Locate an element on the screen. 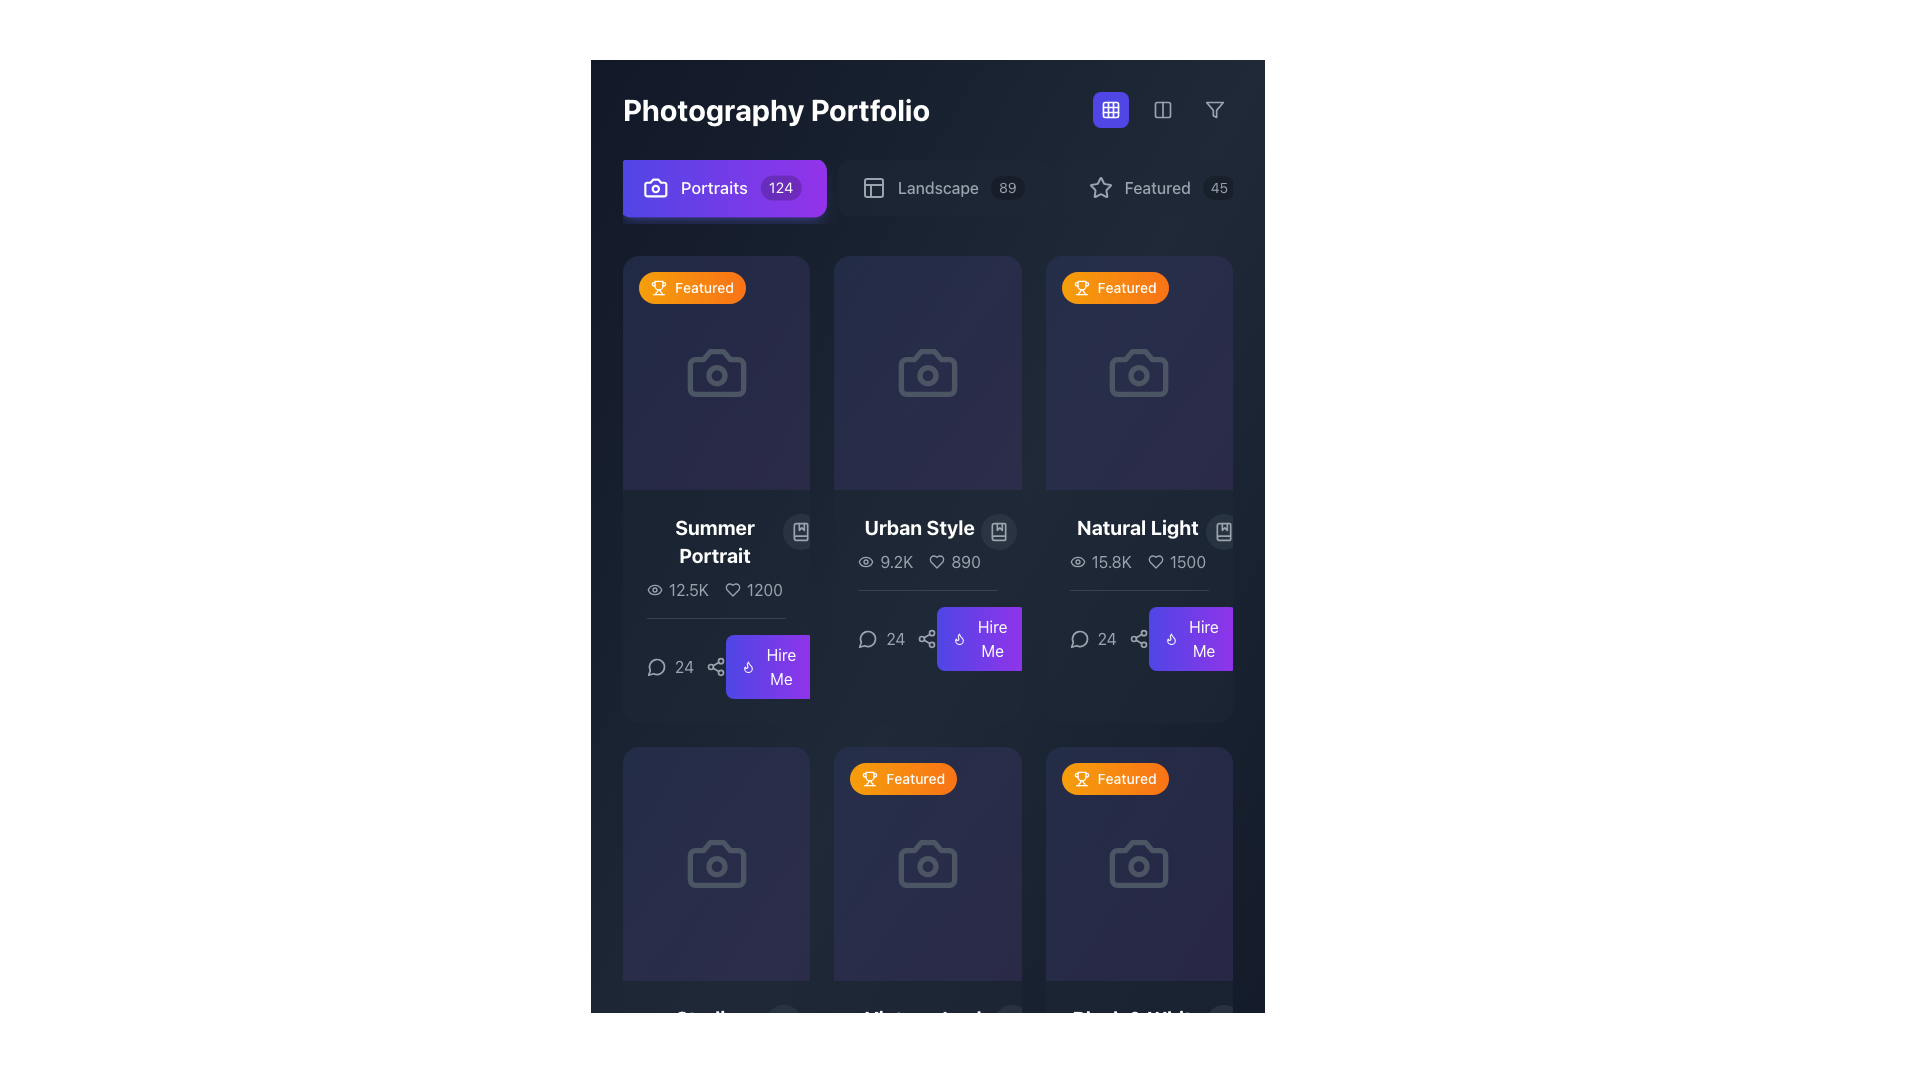 This screenshot has width=1920, height=1080. numeric value '890' displayed in bold sans-serif font, located to the right of a heart icon under the 'Urban Style' card is located at coordinates (954, 562).